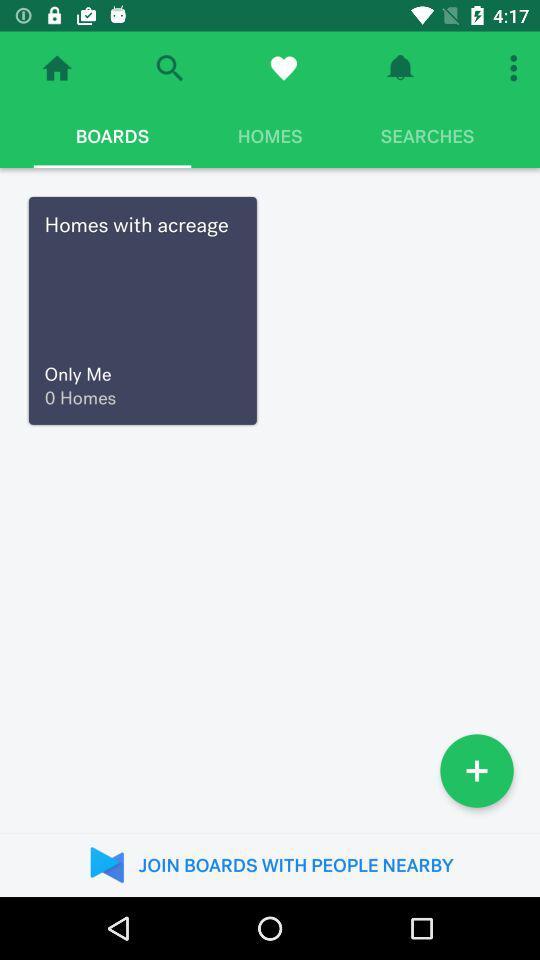 This screenshot has height=960, width=540. What do you see at coordinates (475, 769) in the screenshot?
I see `the item below searches icon` at bounding box center [475, 769].